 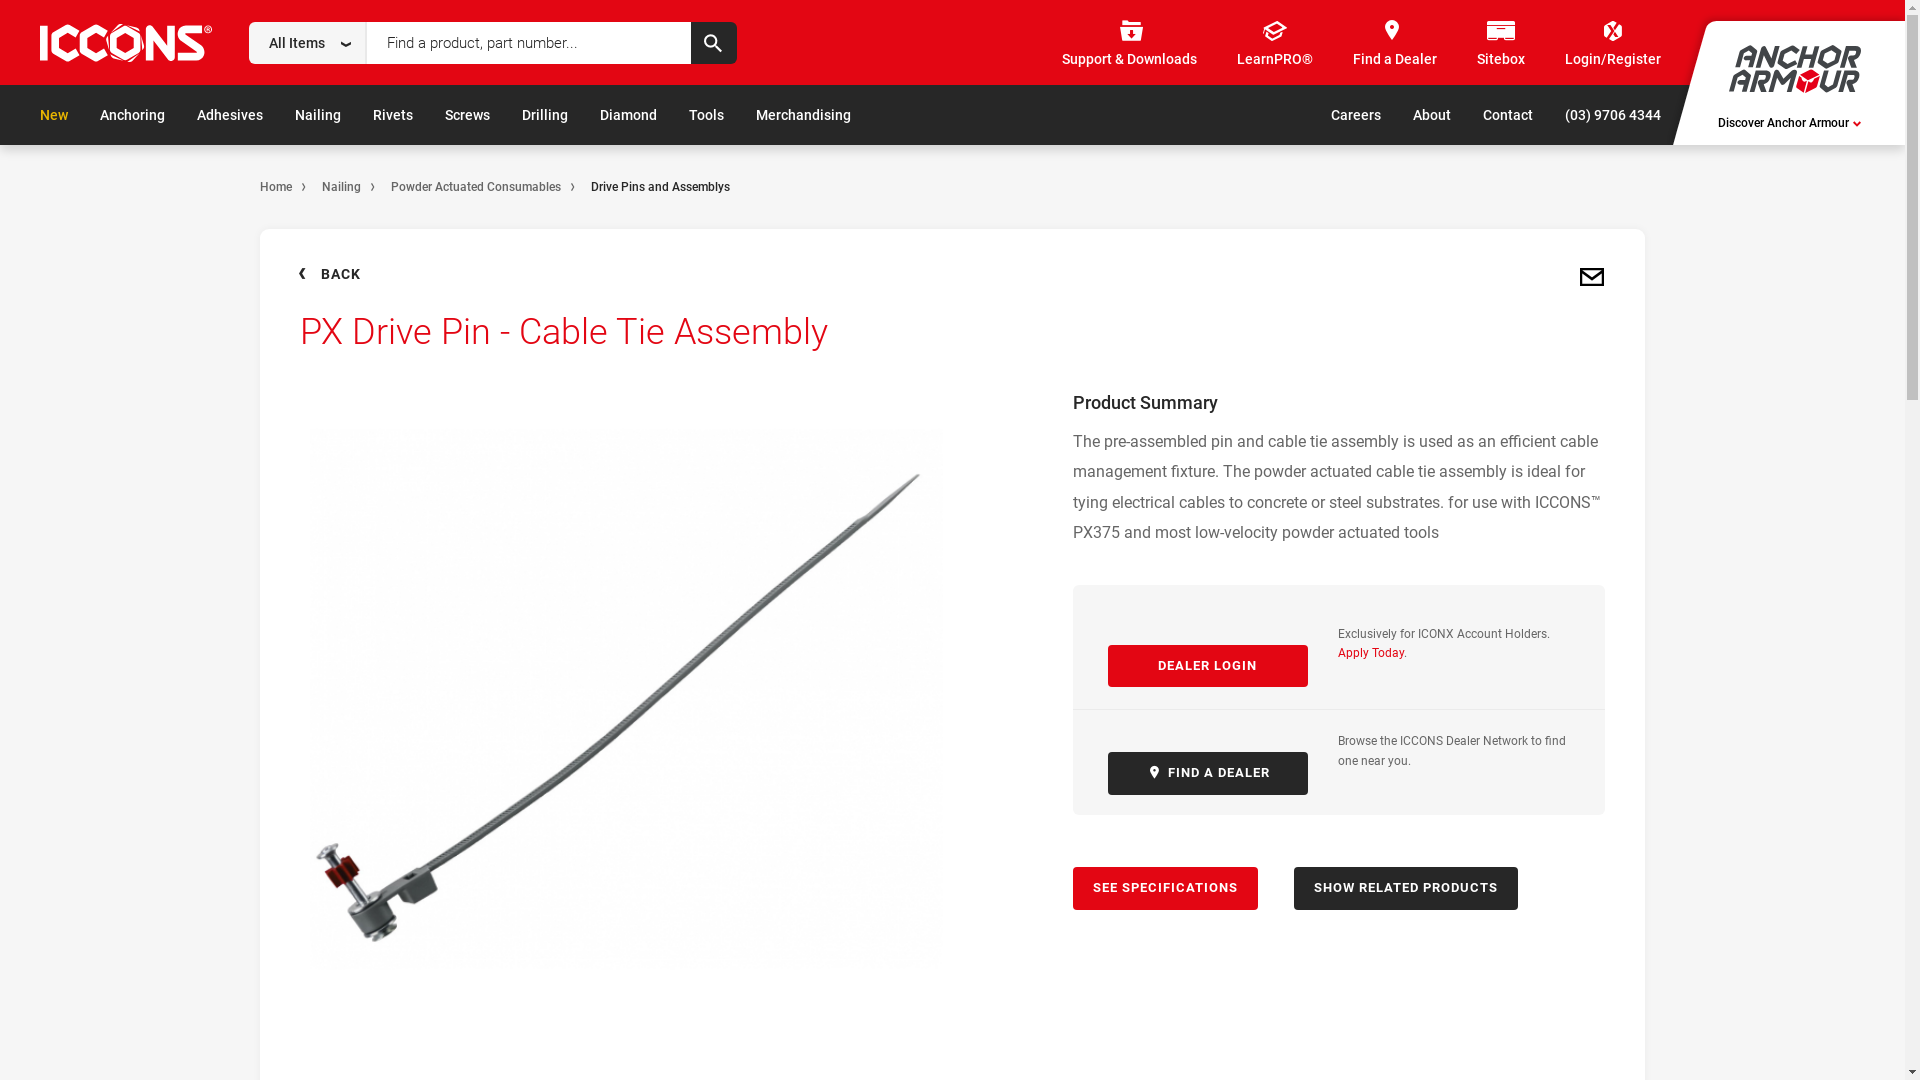 What do you see at coordinates (1717, 123) in the screenshot?
I see `'Discover Anchor Armour'` at bounding box center [1717, 123].